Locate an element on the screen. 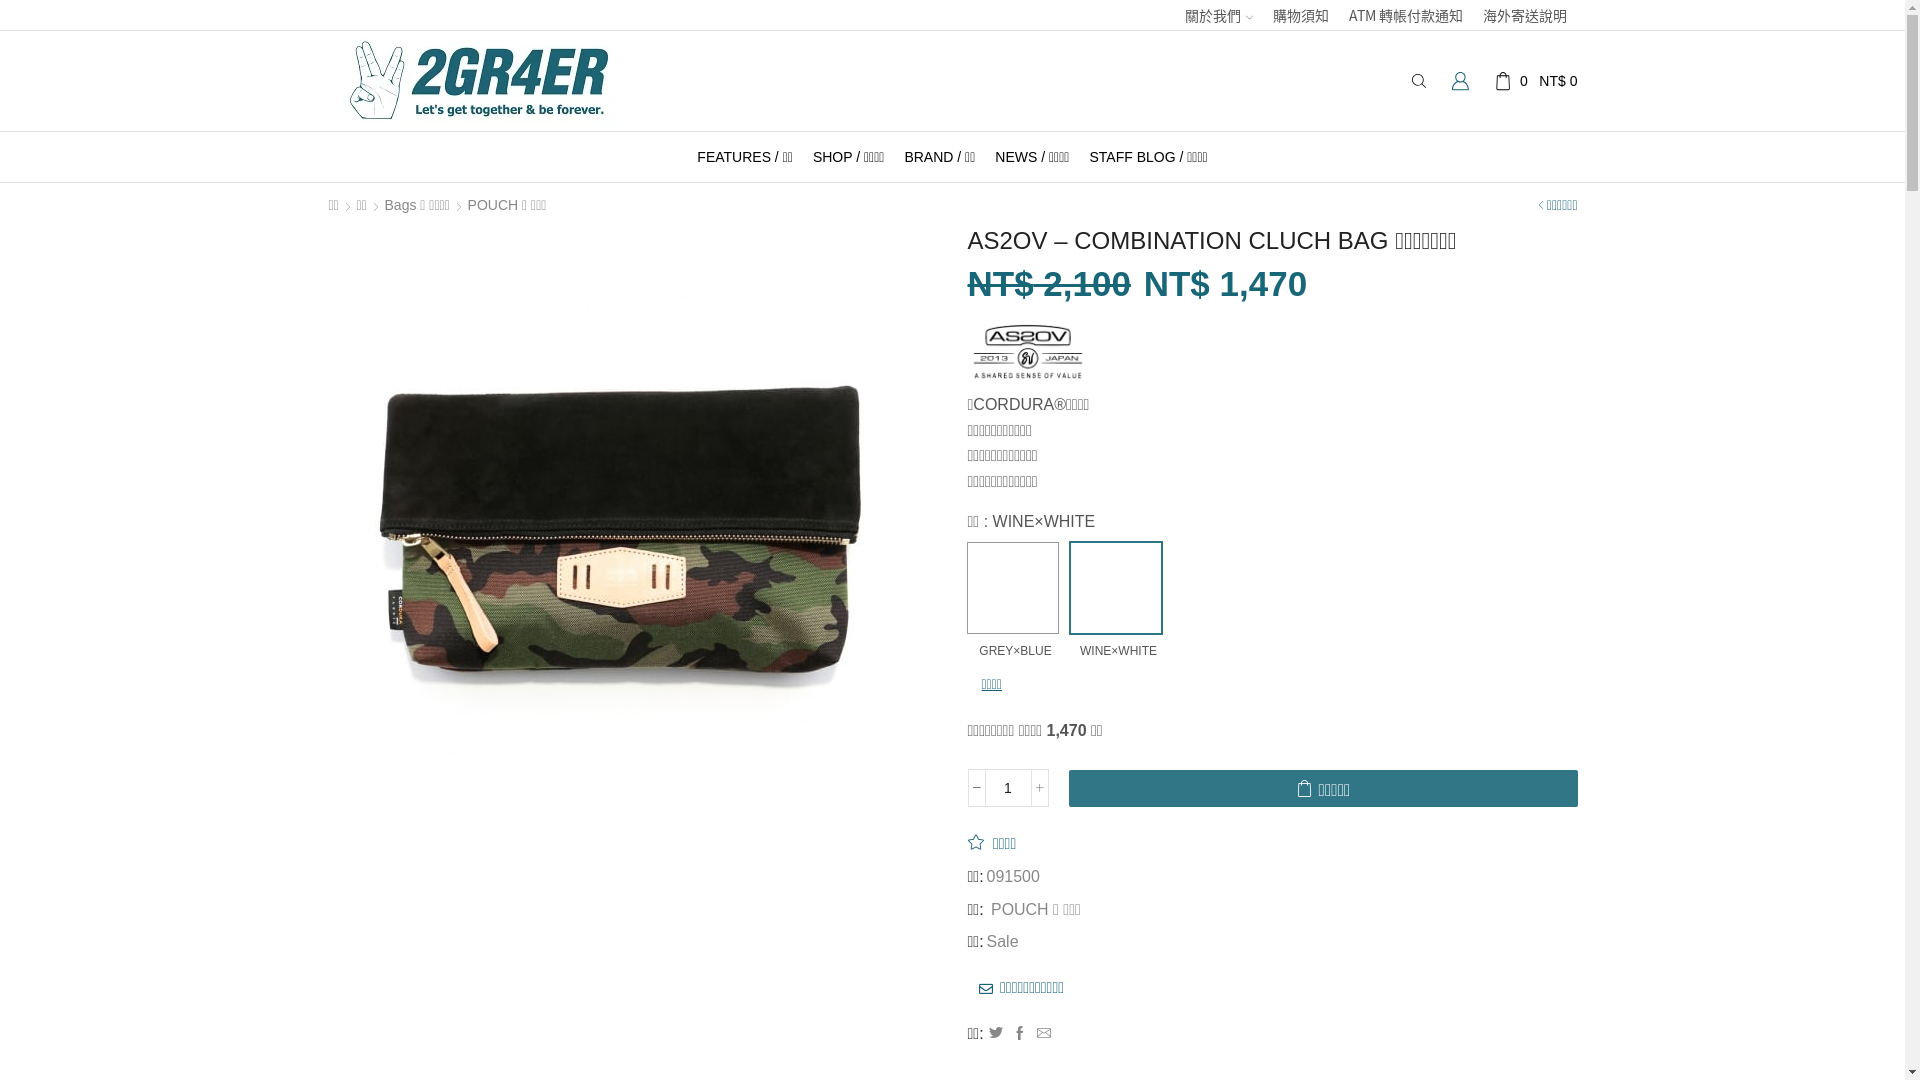 The width and height of the screenshot is (1920, 1080). '0 is located at coordinates (1534, 79).